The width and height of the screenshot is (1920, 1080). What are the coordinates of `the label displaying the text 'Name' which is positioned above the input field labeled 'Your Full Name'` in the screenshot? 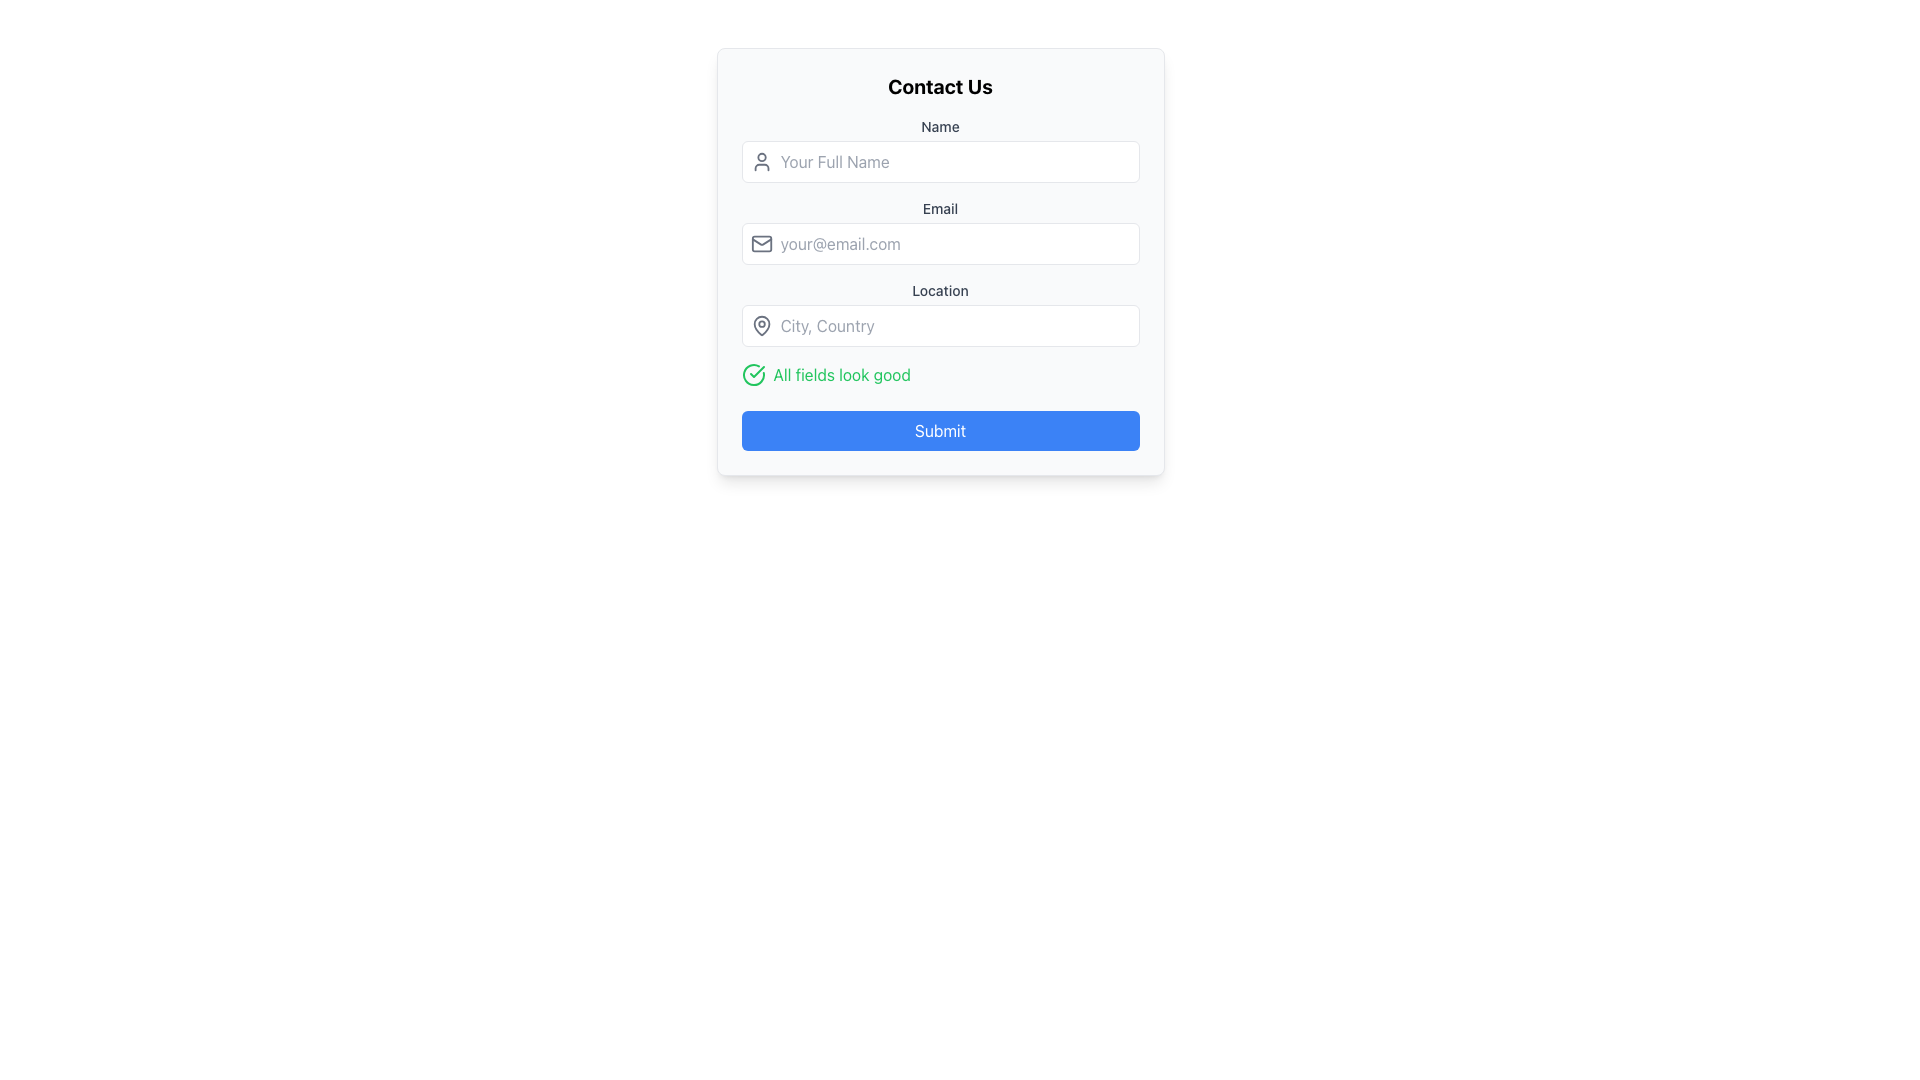 It's located at (939, 127).